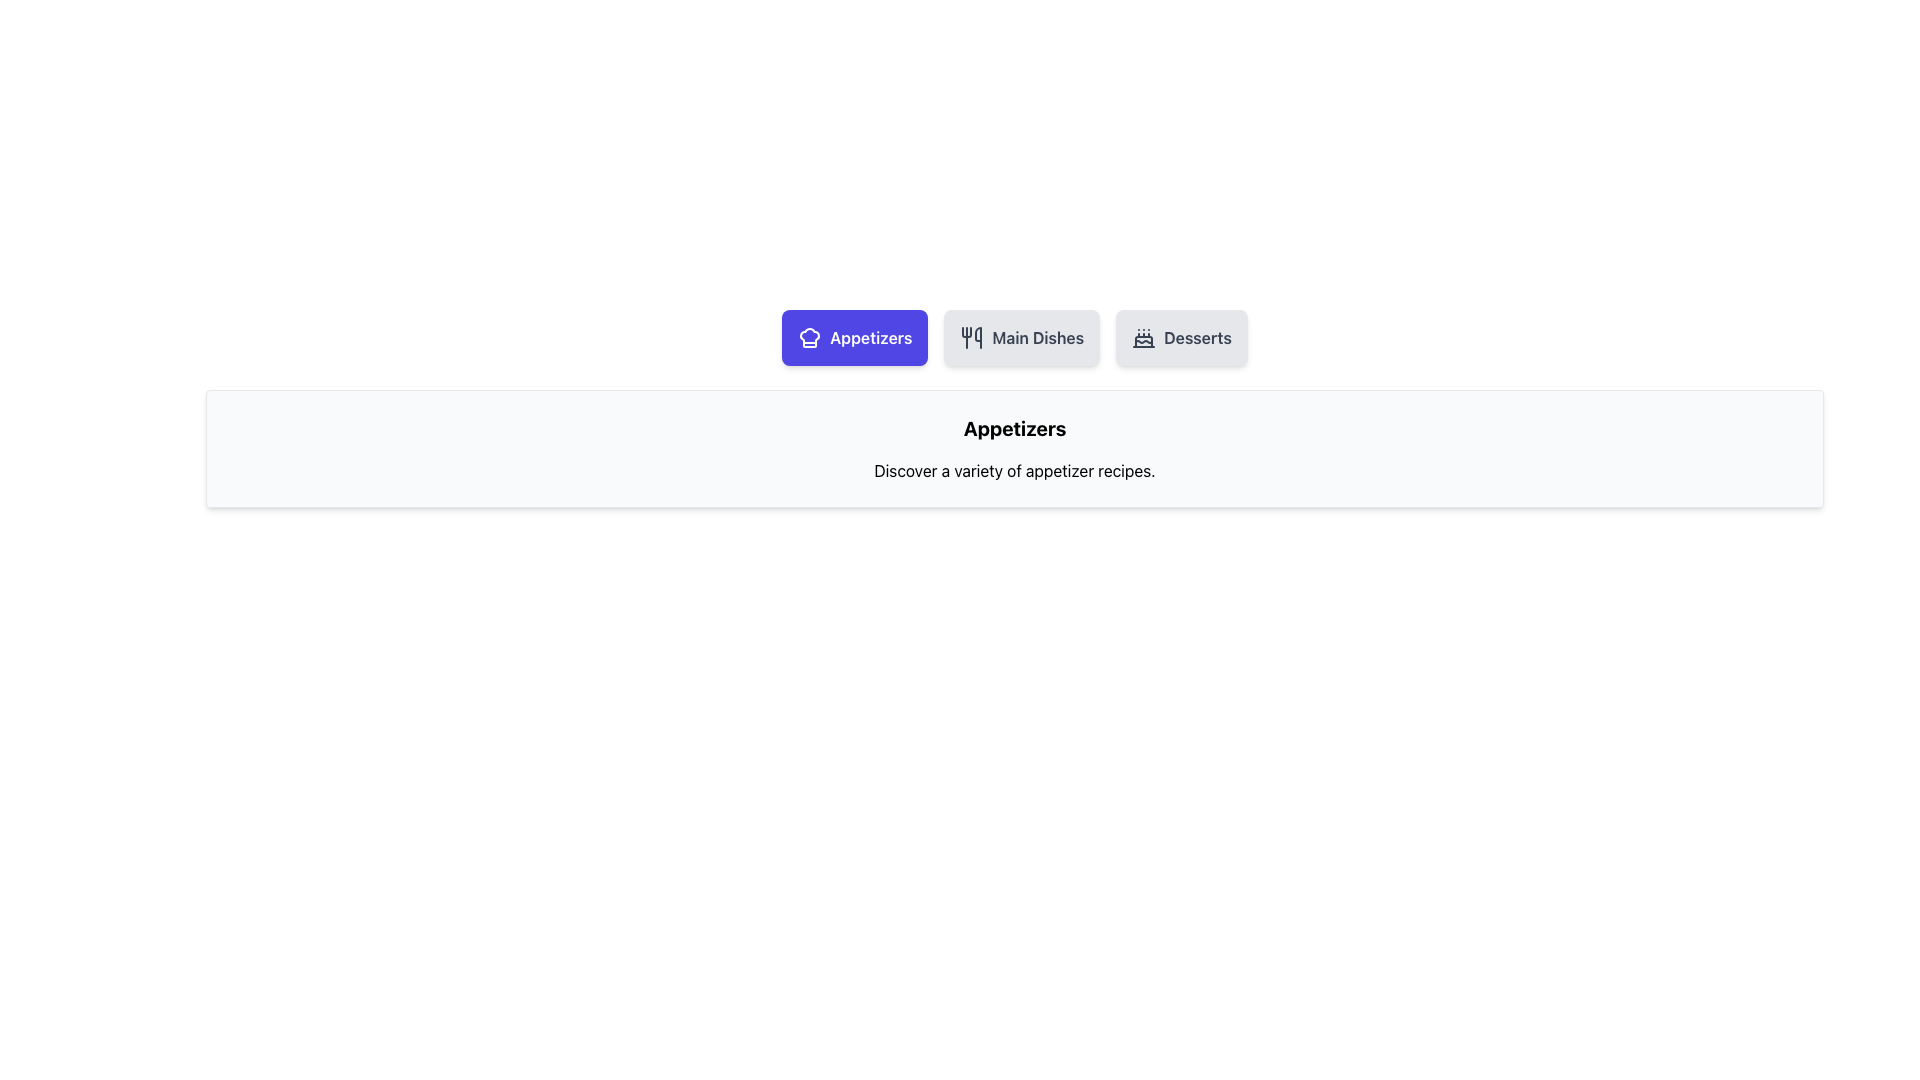 The width and height of the screenshot is (1920, 1080). What do you see at coordinates (855, 337) in the screenshot?
I see `the 'Appetizers' button, which is a rectangular button with rounded corners, a purple background, and a chef's hat icon to the left of the text` at bounding box center [855, 337].